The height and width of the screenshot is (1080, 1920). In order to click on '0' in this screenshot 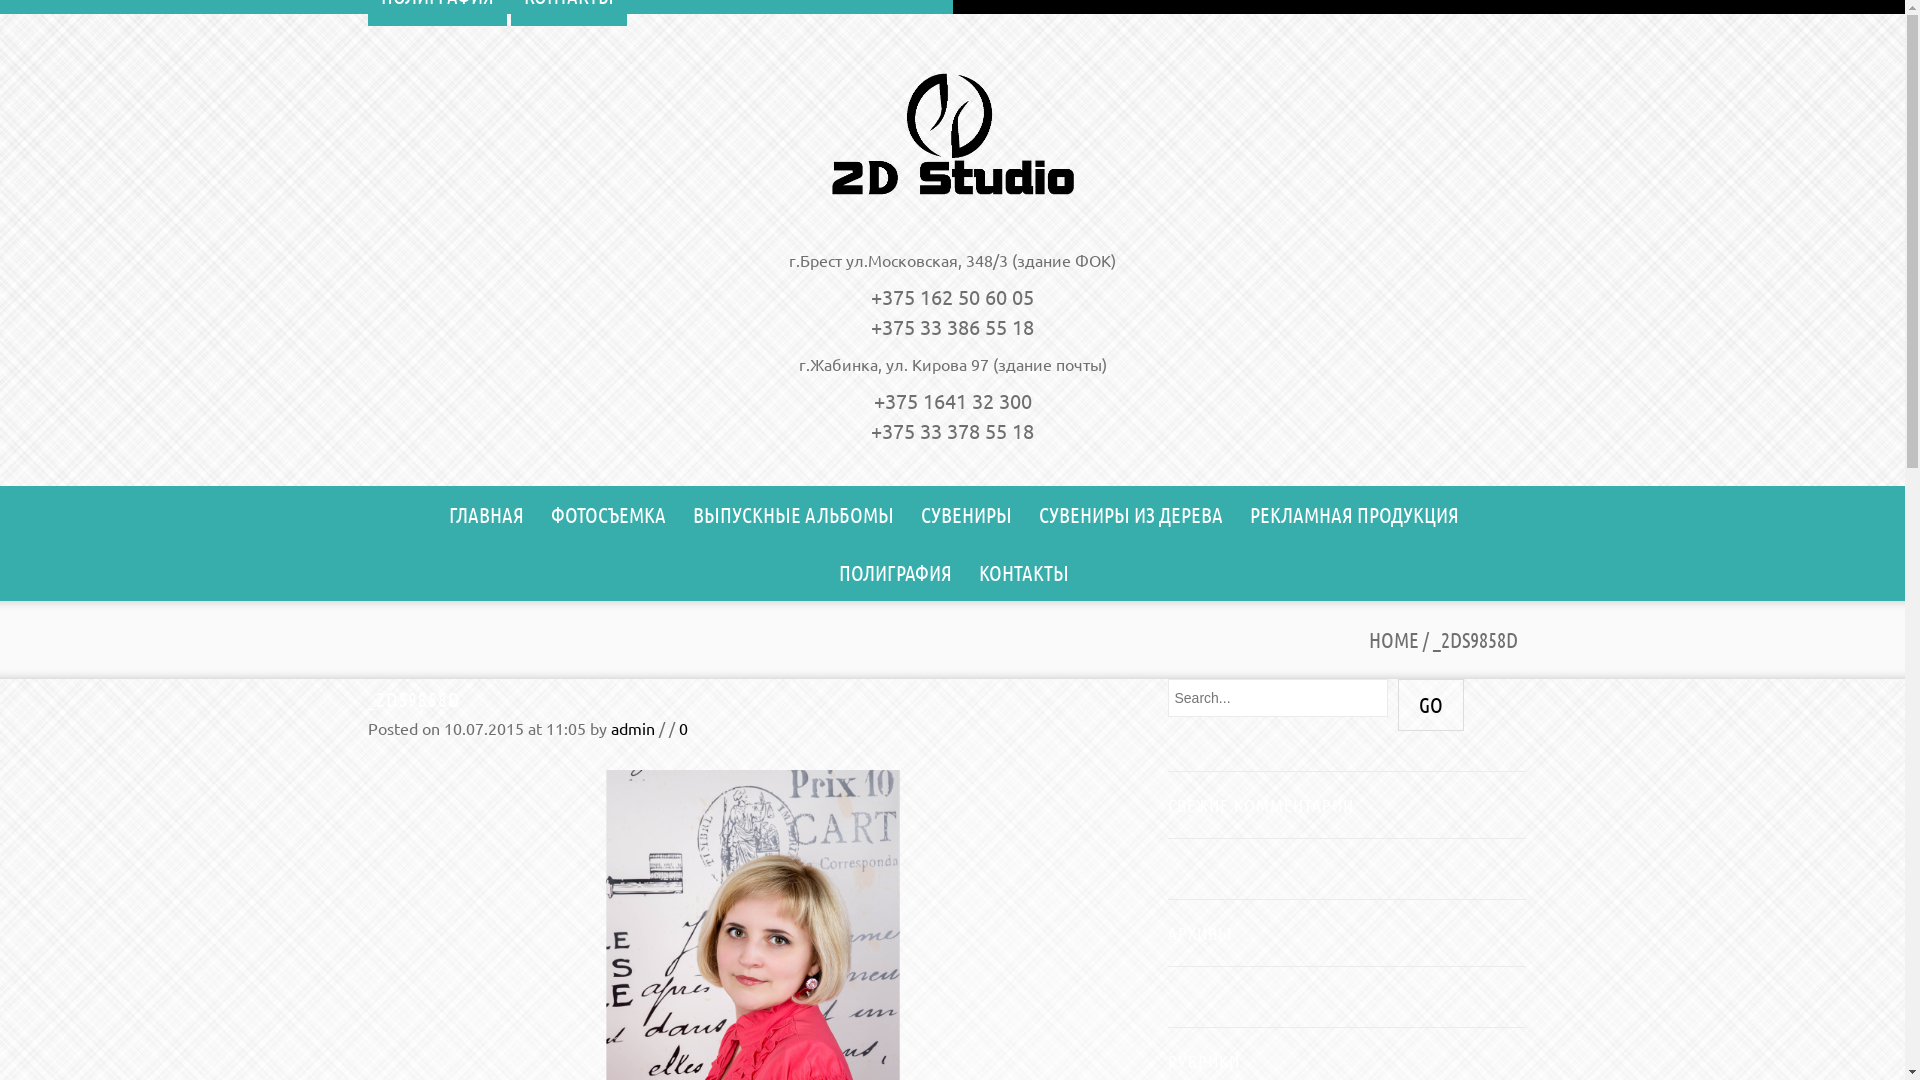, I will do `click(682, 728)`.